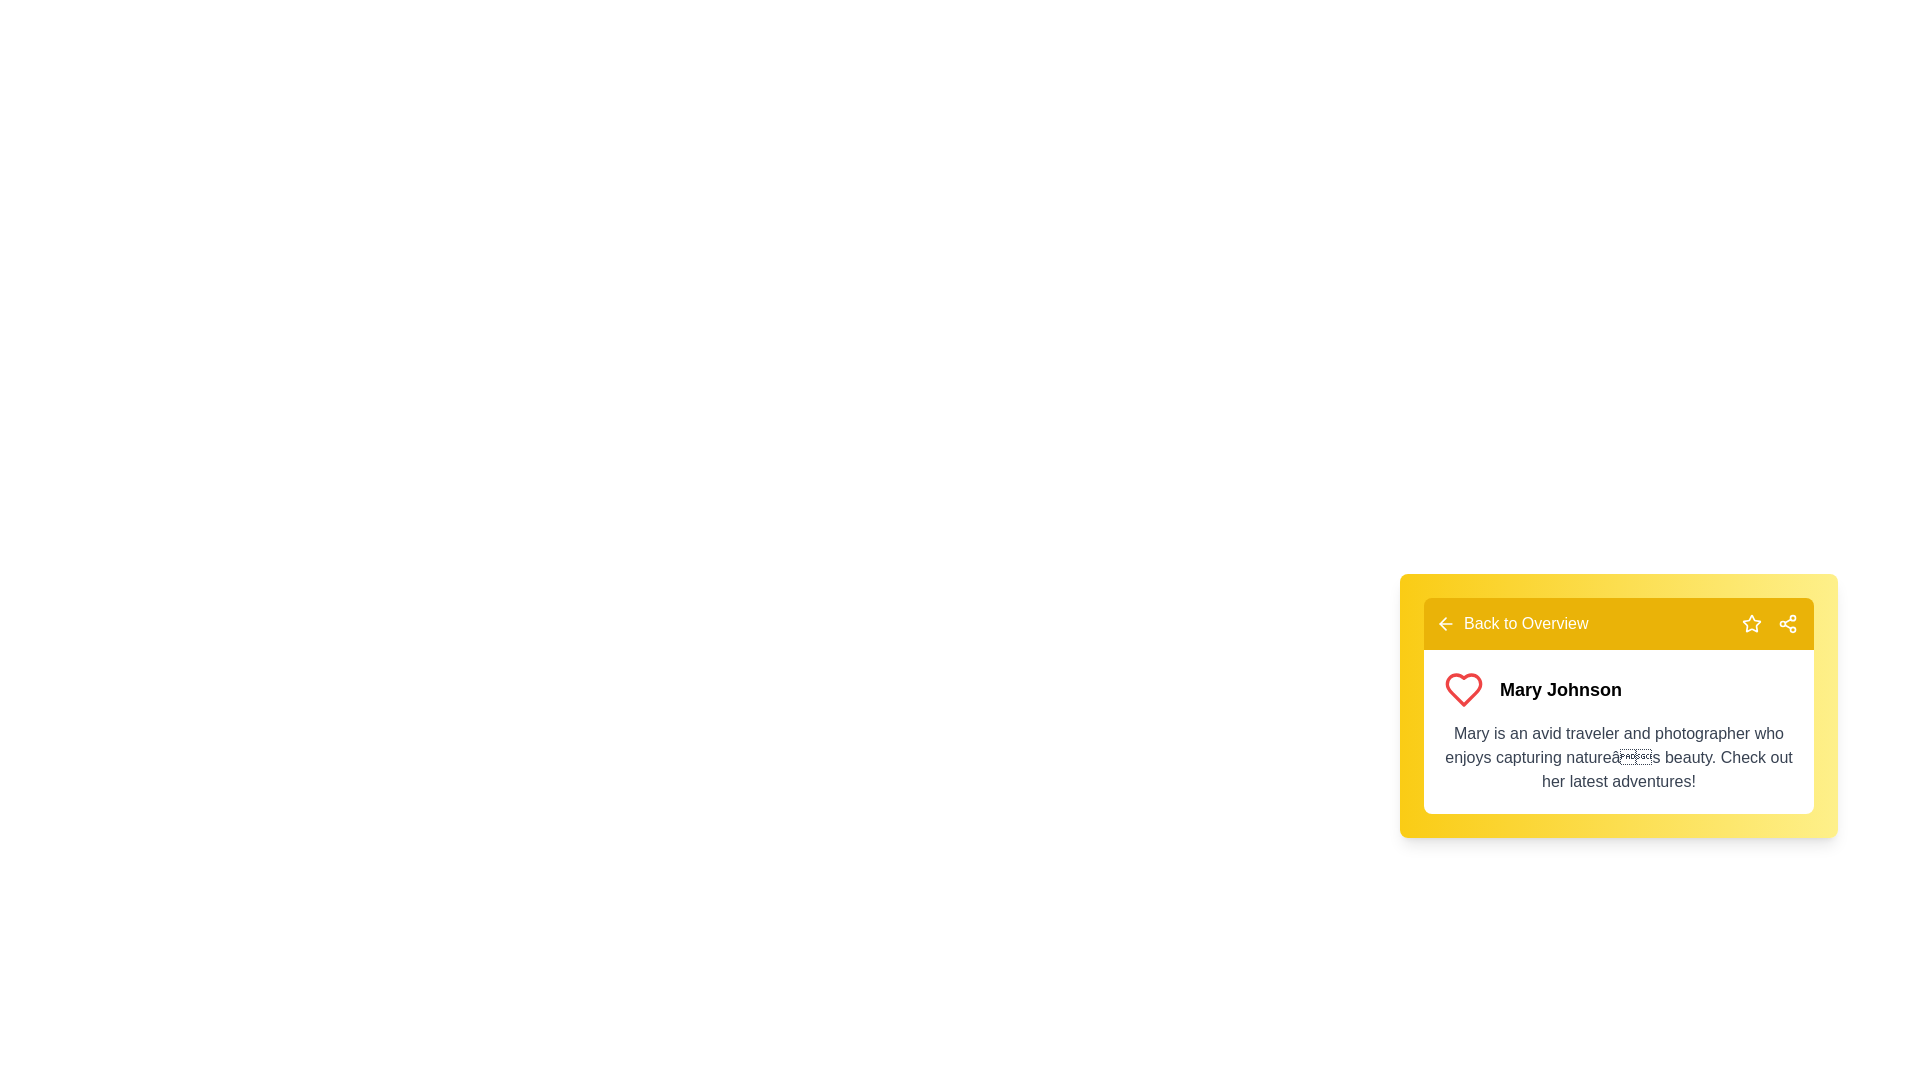  I want to click on the text label displaying 'Mary Johnson', so click(1559, 689).